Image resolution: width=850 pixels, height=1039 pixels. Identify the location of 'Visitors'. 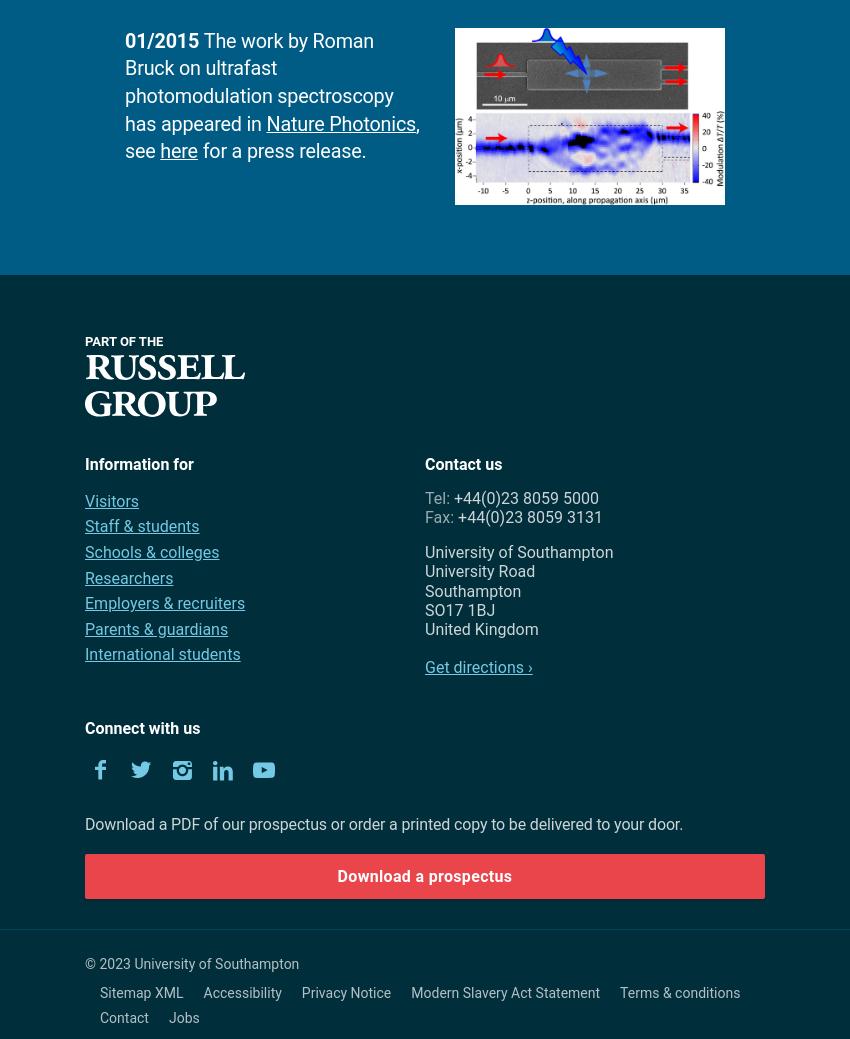
(111, 499).